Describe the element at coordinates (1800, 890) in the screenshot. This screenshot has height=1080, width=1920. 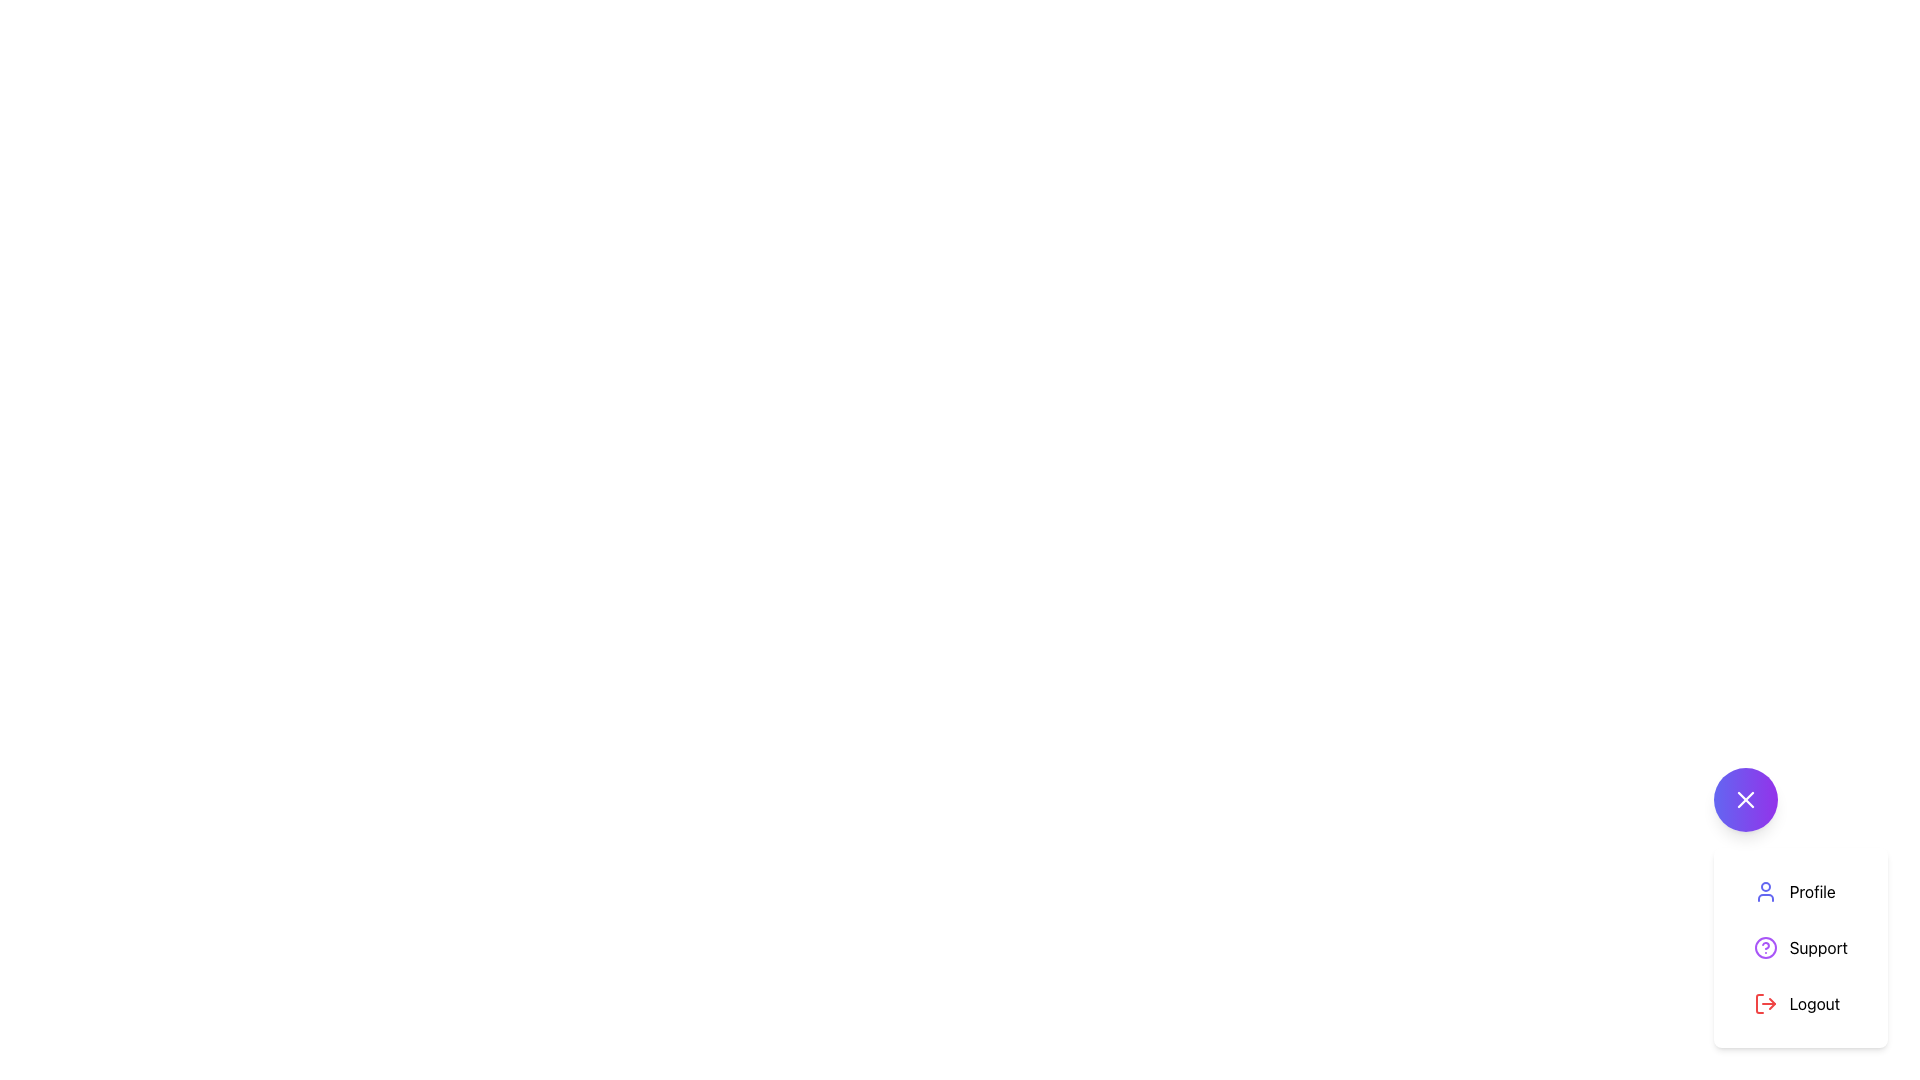
I see `the 'Profile' button in the dropdown menu, which features an indigo icon resembling a person and is the first item in a vertical list of options` at that location.